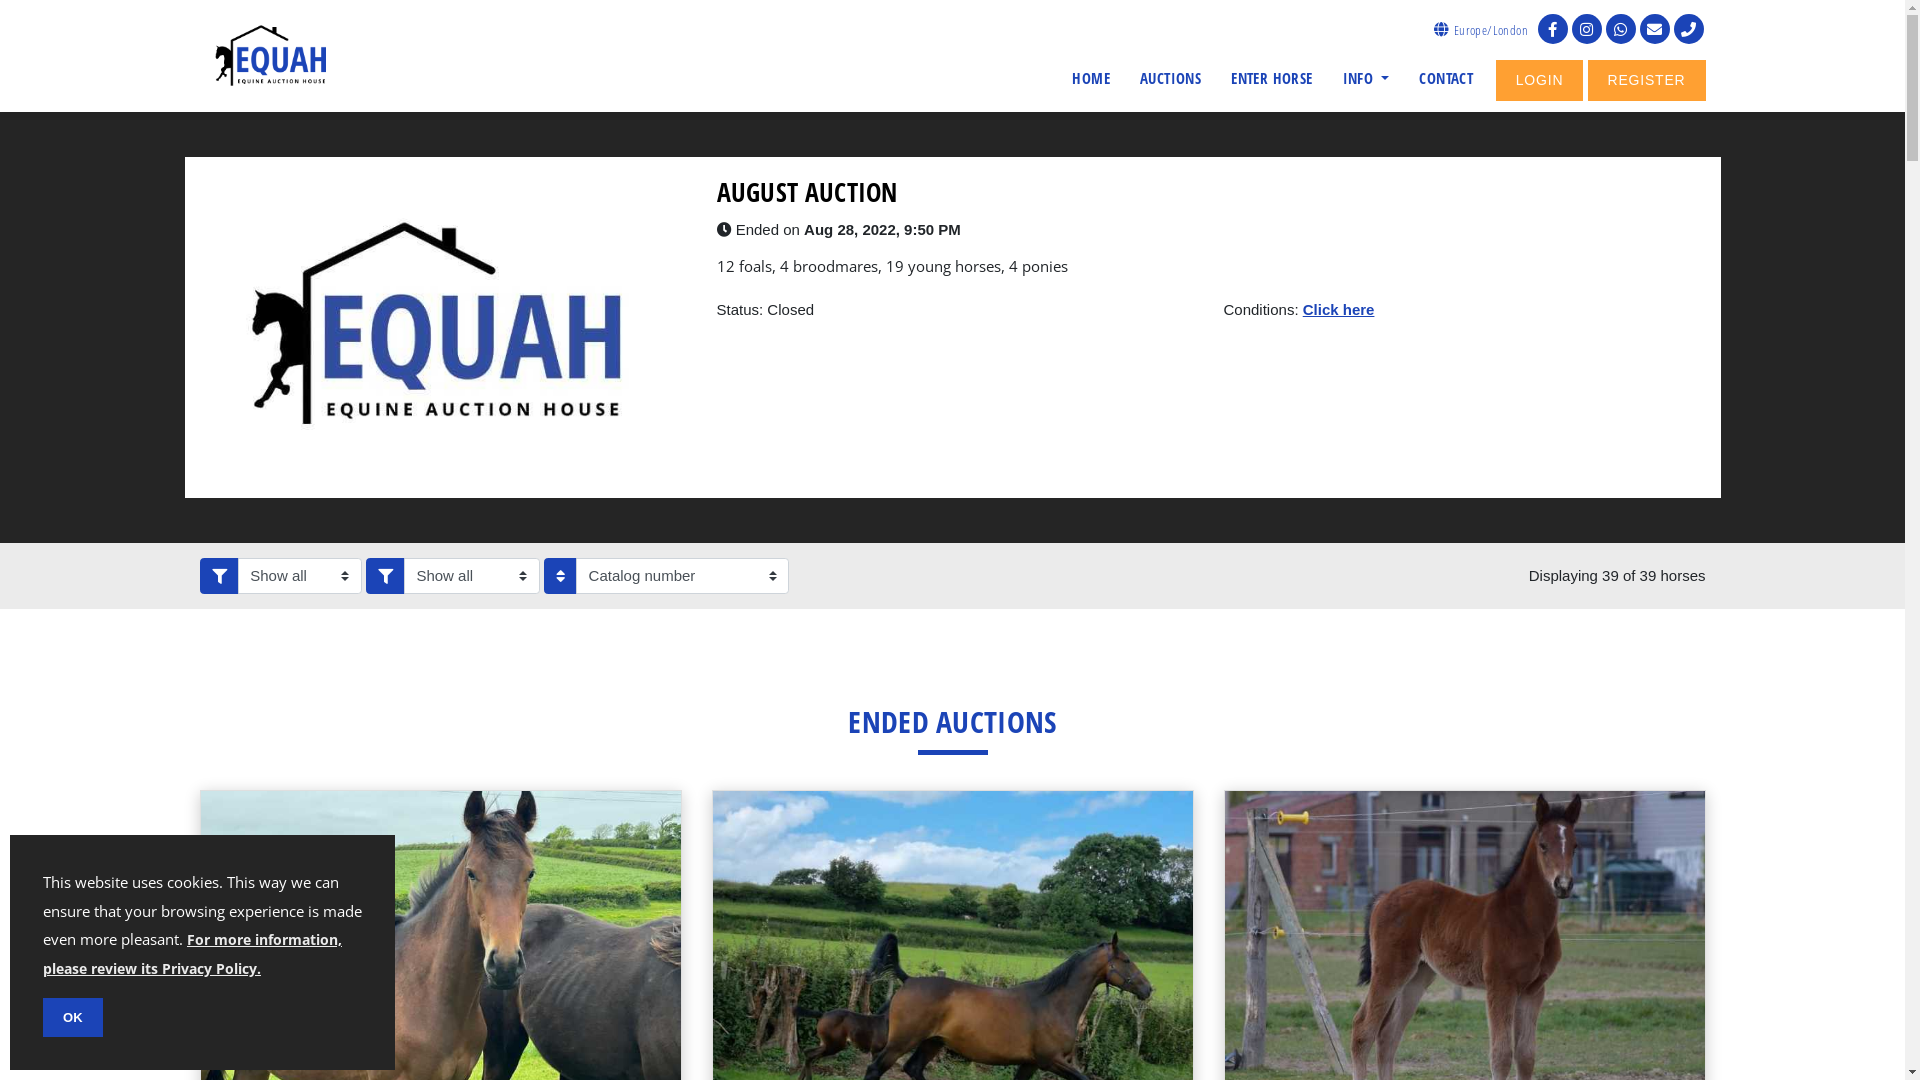  What do you see at coordinates (72, 1018) in the screenshot?
I see `'OK'` at bounding box center [72, 1018].